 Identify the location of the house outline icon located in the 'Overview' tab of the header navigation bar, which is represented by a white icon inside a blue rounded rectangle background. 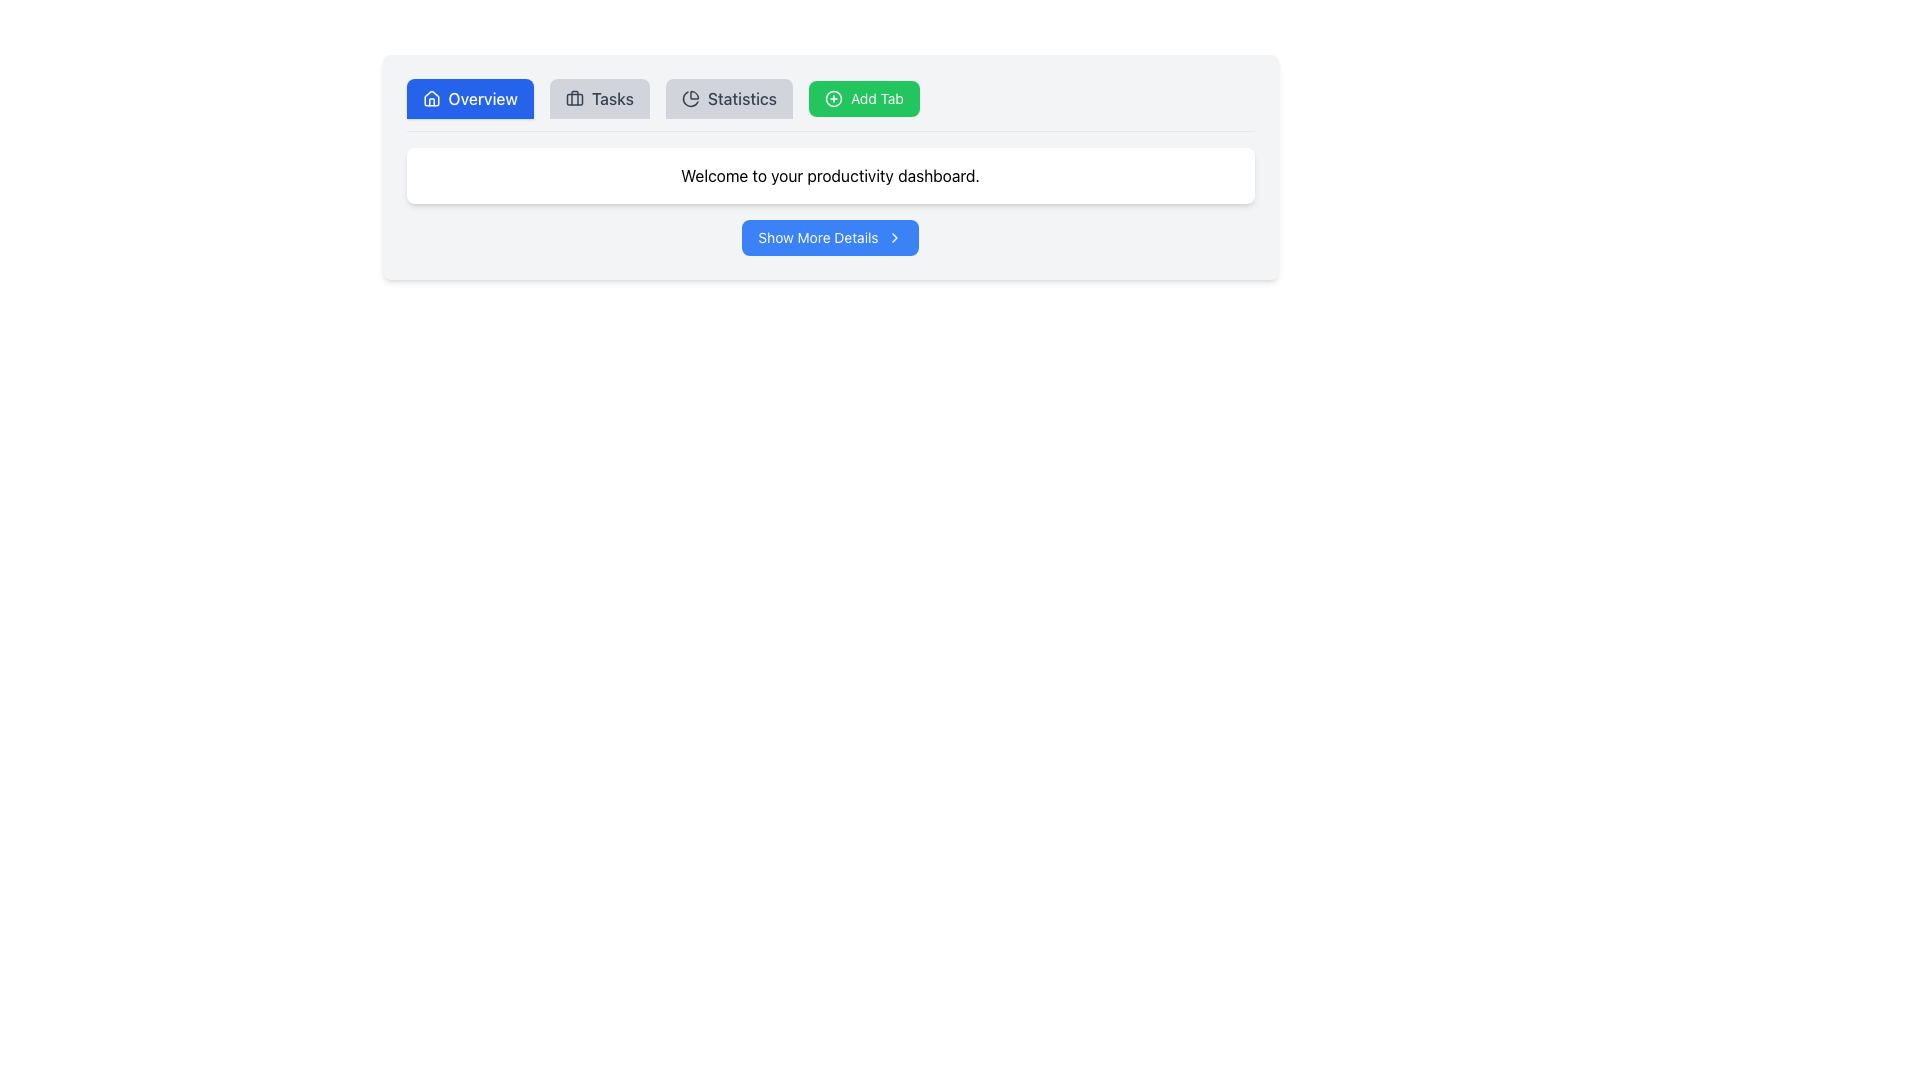
(430, 99).